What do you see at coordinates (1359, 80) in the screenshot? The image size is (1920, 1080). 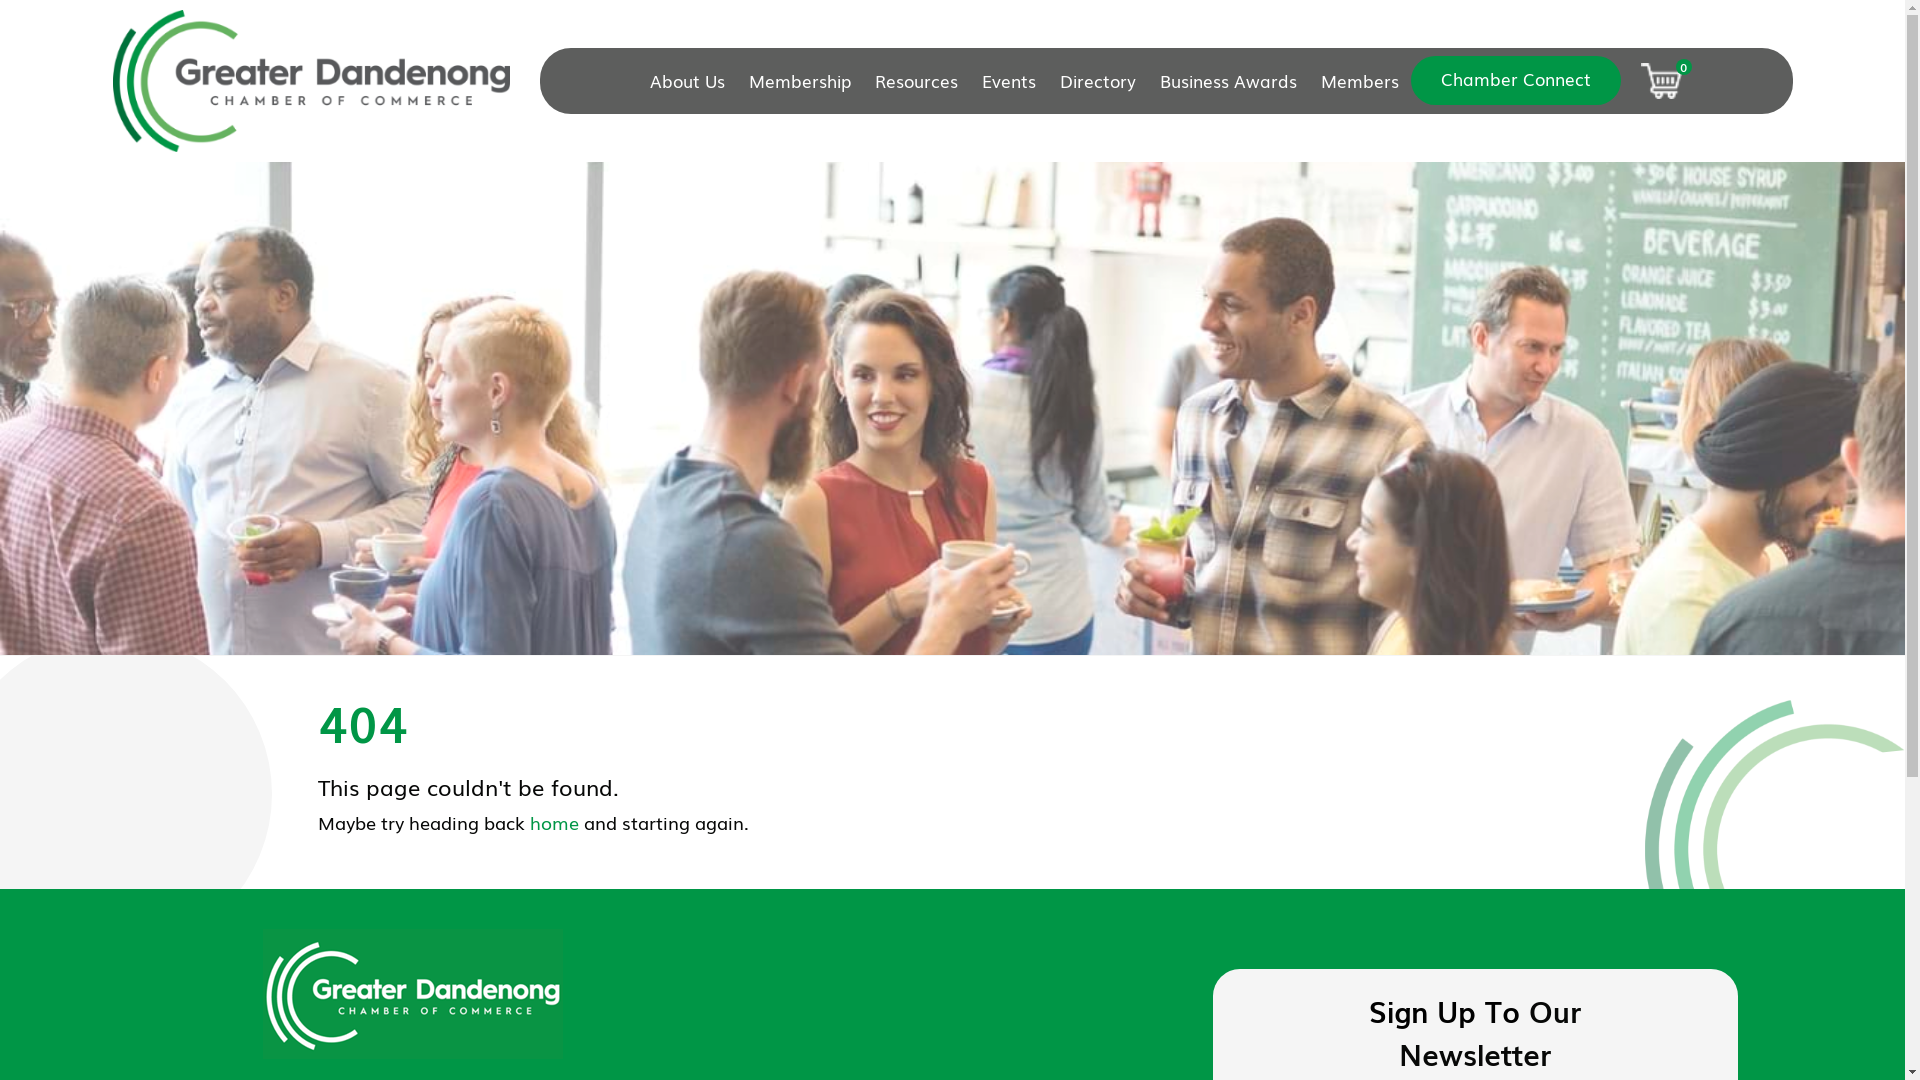 I see `'Members'` at bounding box center [1359, 80].